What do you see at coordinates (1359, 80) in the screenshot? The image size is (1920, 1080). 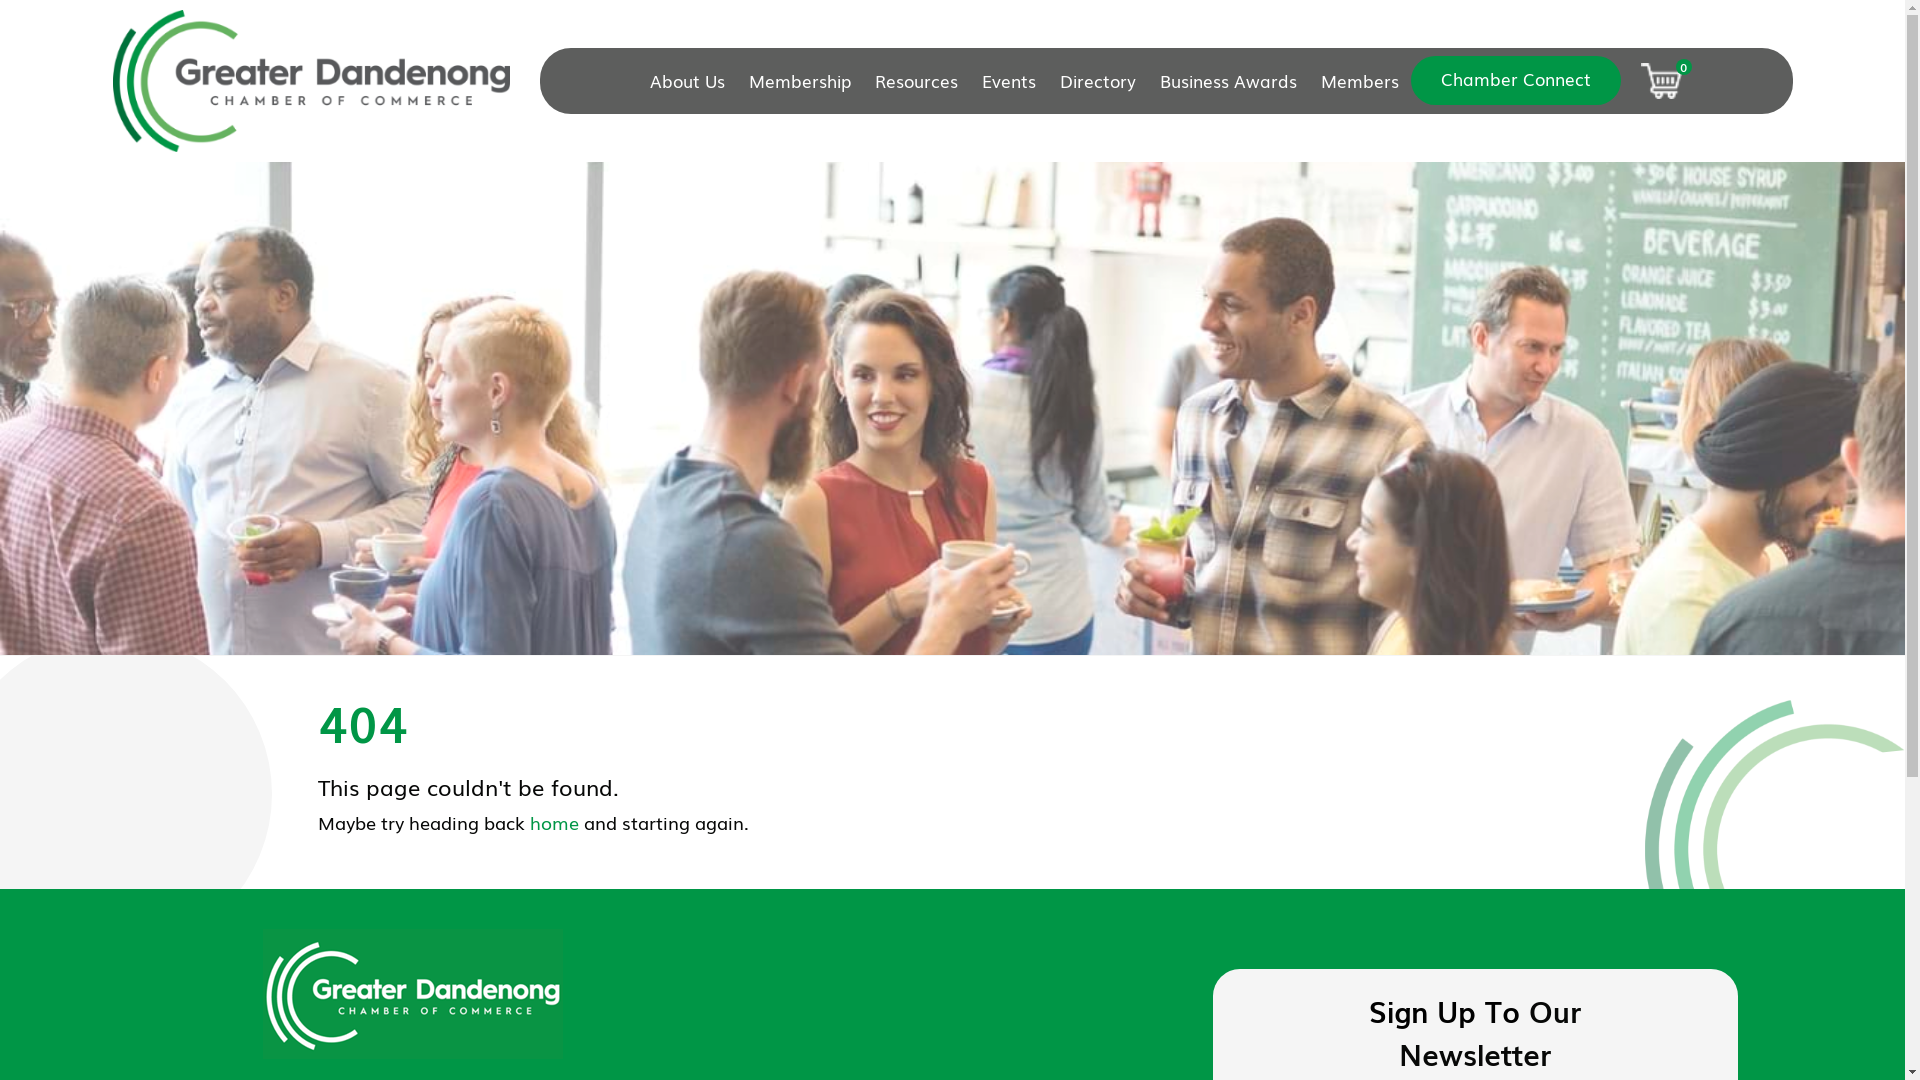 I see `'Members'` at bounding box center [1359, 80].